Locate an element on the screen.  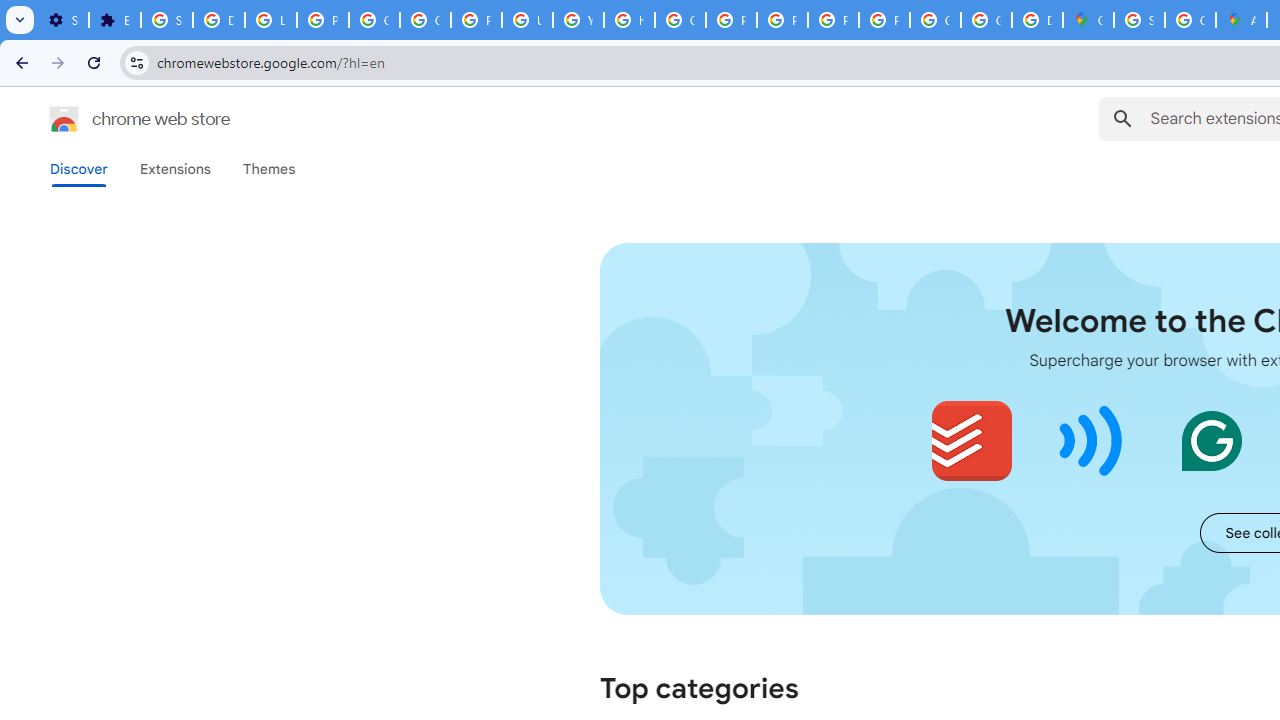
'Chrome Web Store logo' is located at coordinates (64, 119).